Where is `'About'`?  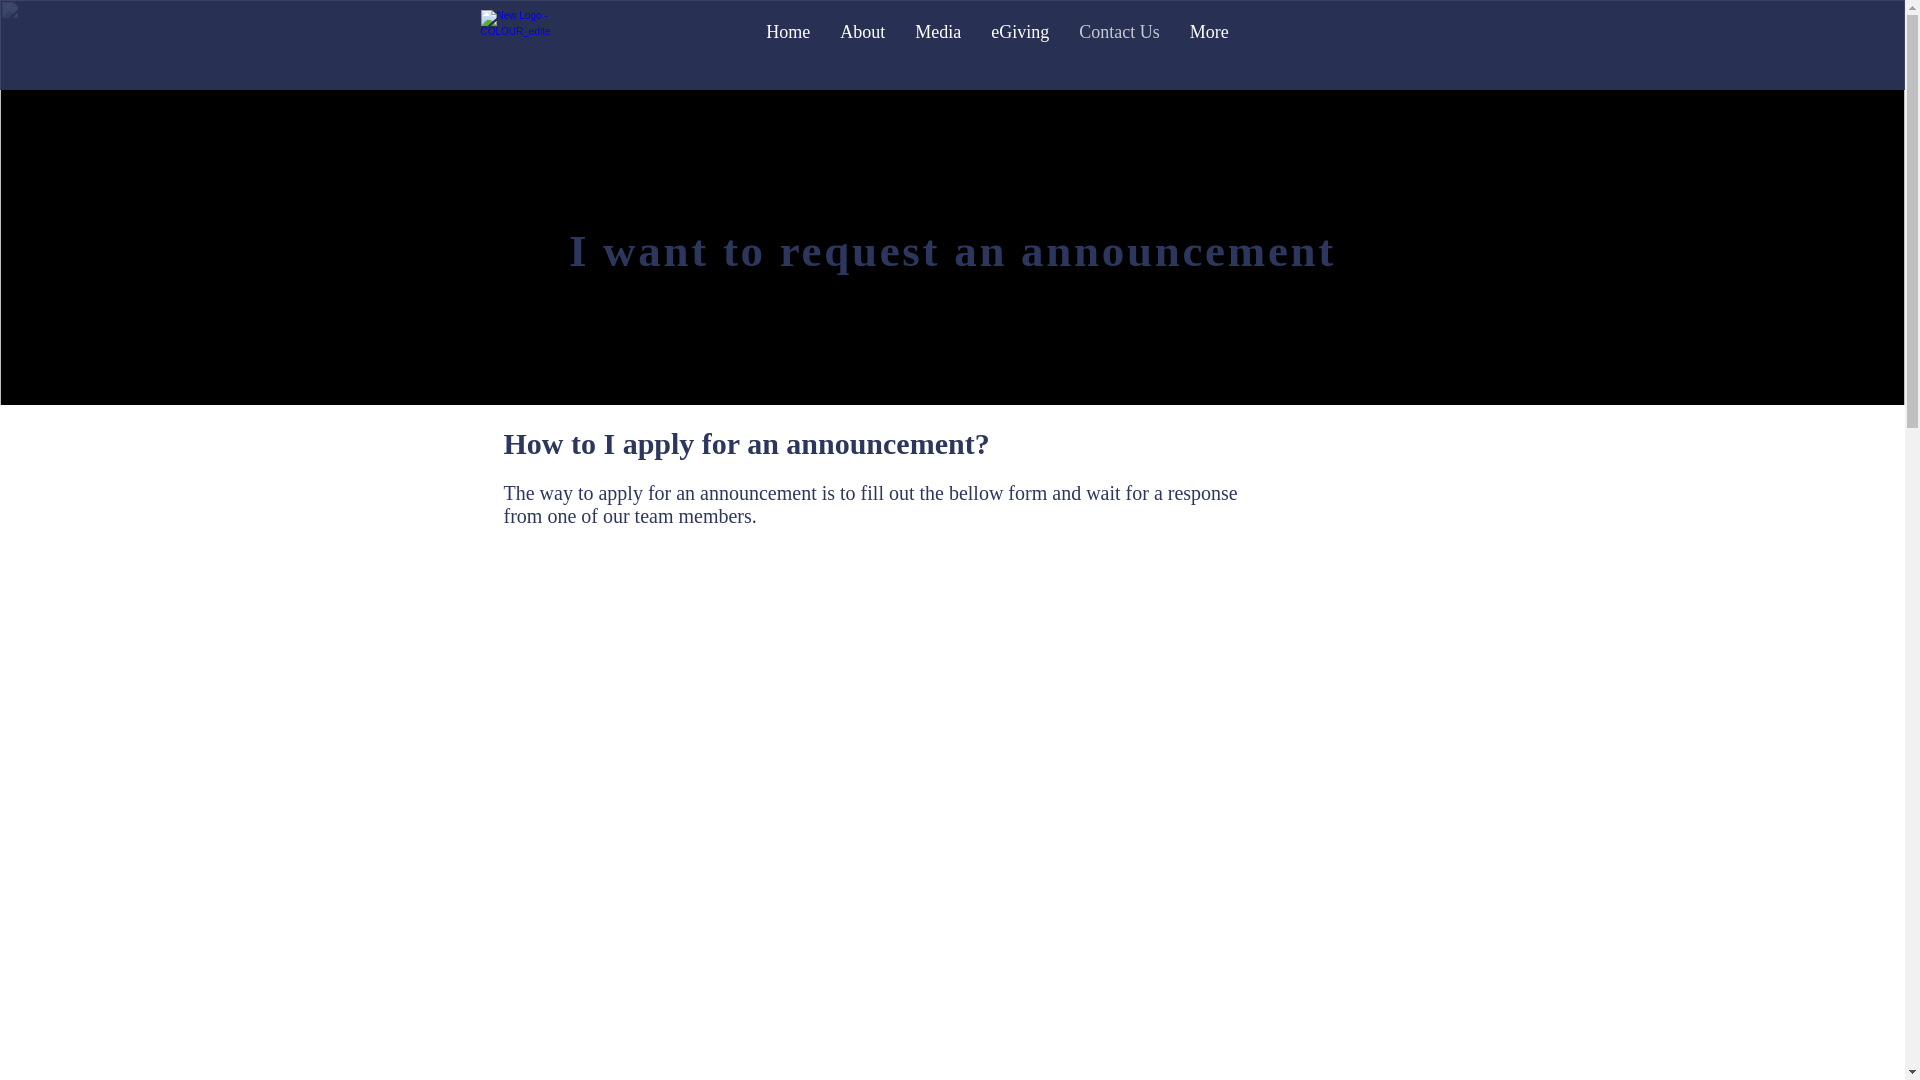 'About' is located at coordinates (862, 45).